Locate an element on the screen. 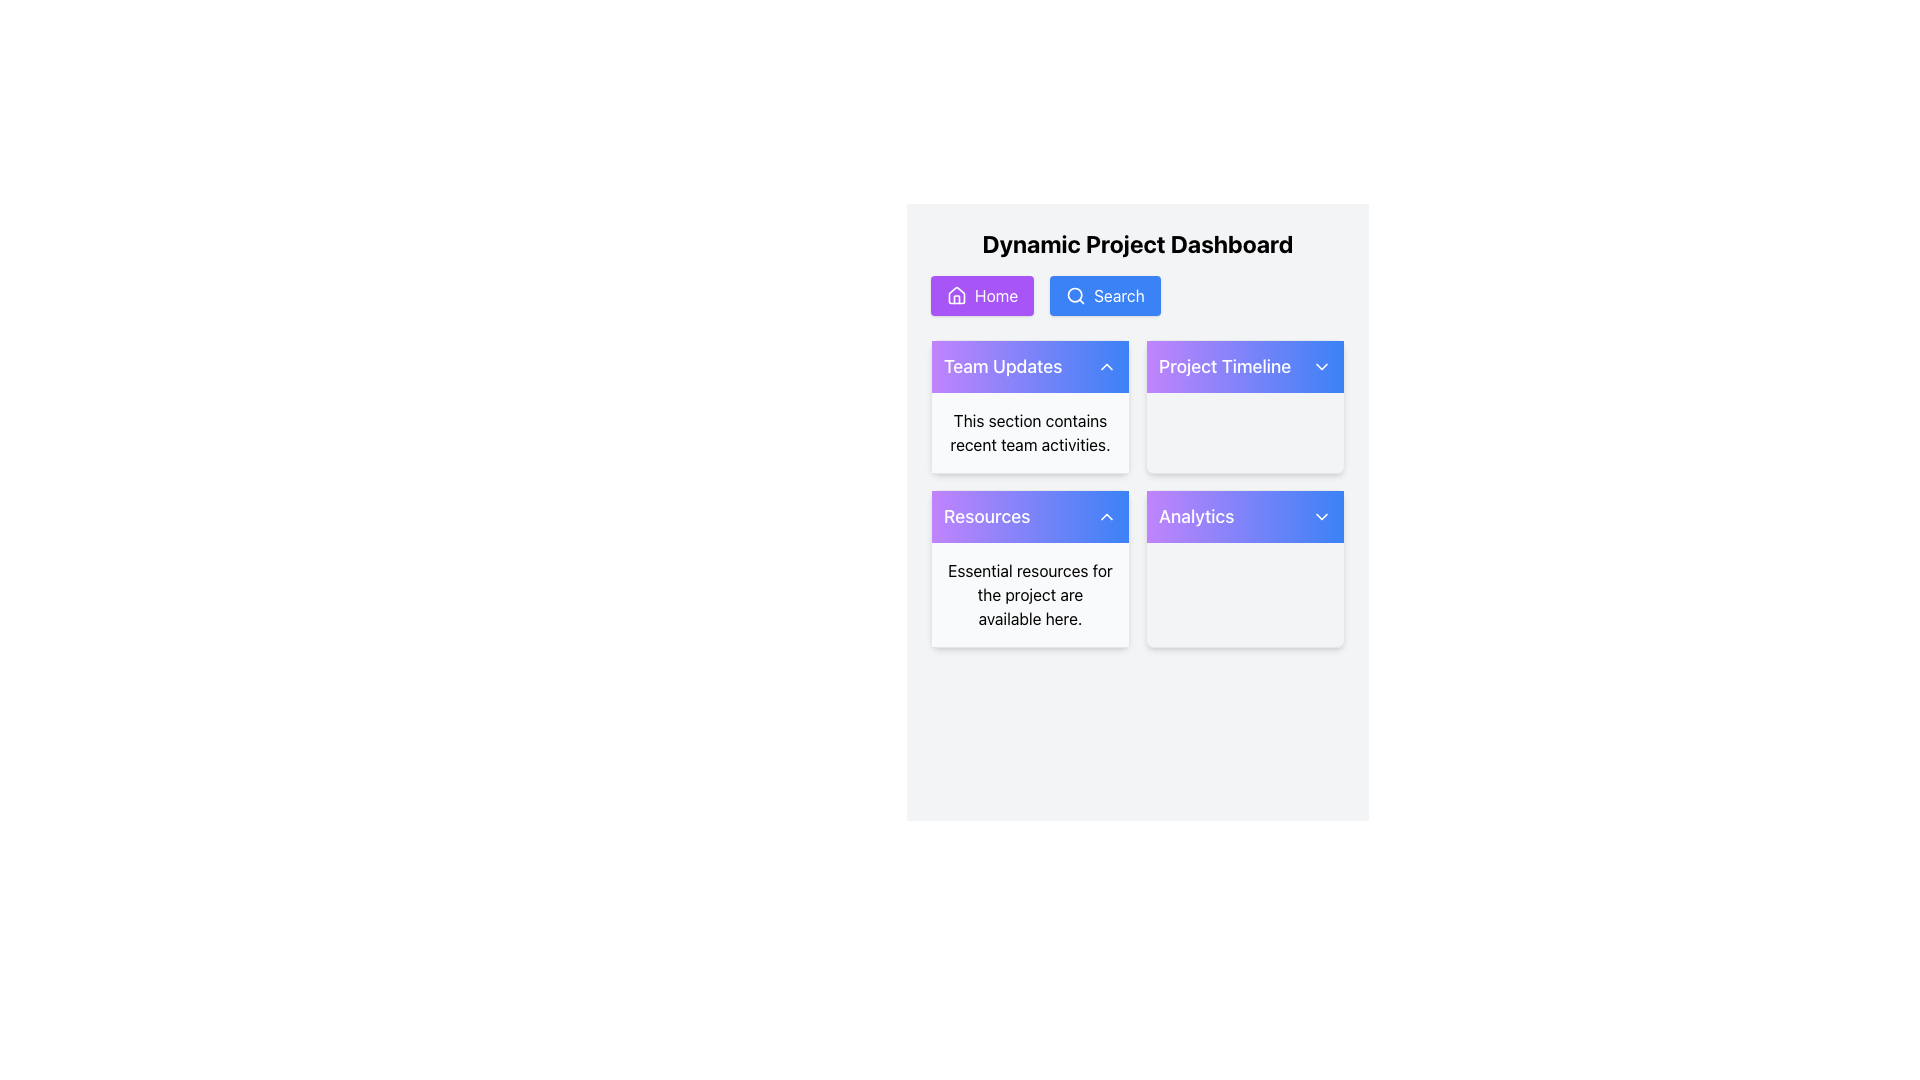 The width and height of the screenshot is (1920, 1080). the 'Project Timeline' dashboard card is located at coordinates (1244, 406).